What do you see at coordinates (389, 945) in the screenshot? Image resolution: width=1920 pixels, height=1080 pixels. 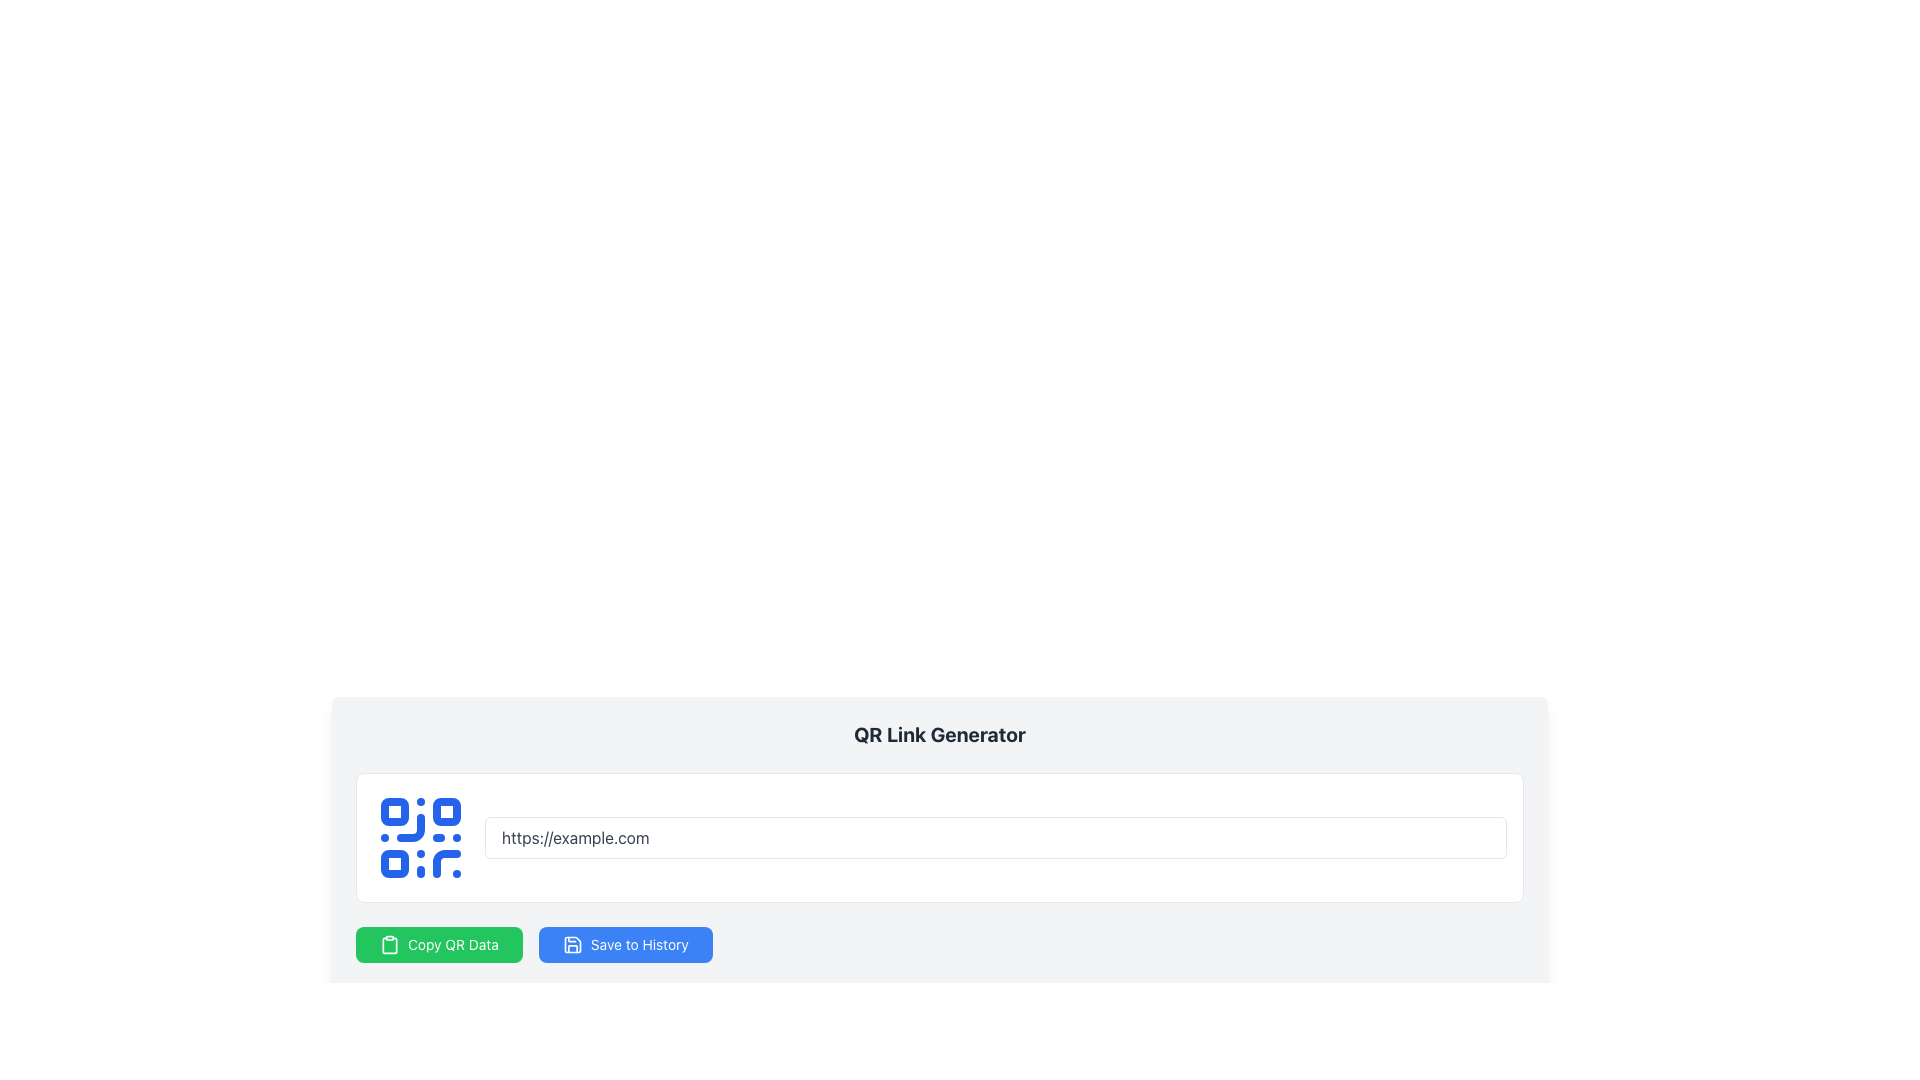 I see `the 'Copy QR Data' button which contains the clipboard-themed icon on its left side` at bounding box center [389, 945].